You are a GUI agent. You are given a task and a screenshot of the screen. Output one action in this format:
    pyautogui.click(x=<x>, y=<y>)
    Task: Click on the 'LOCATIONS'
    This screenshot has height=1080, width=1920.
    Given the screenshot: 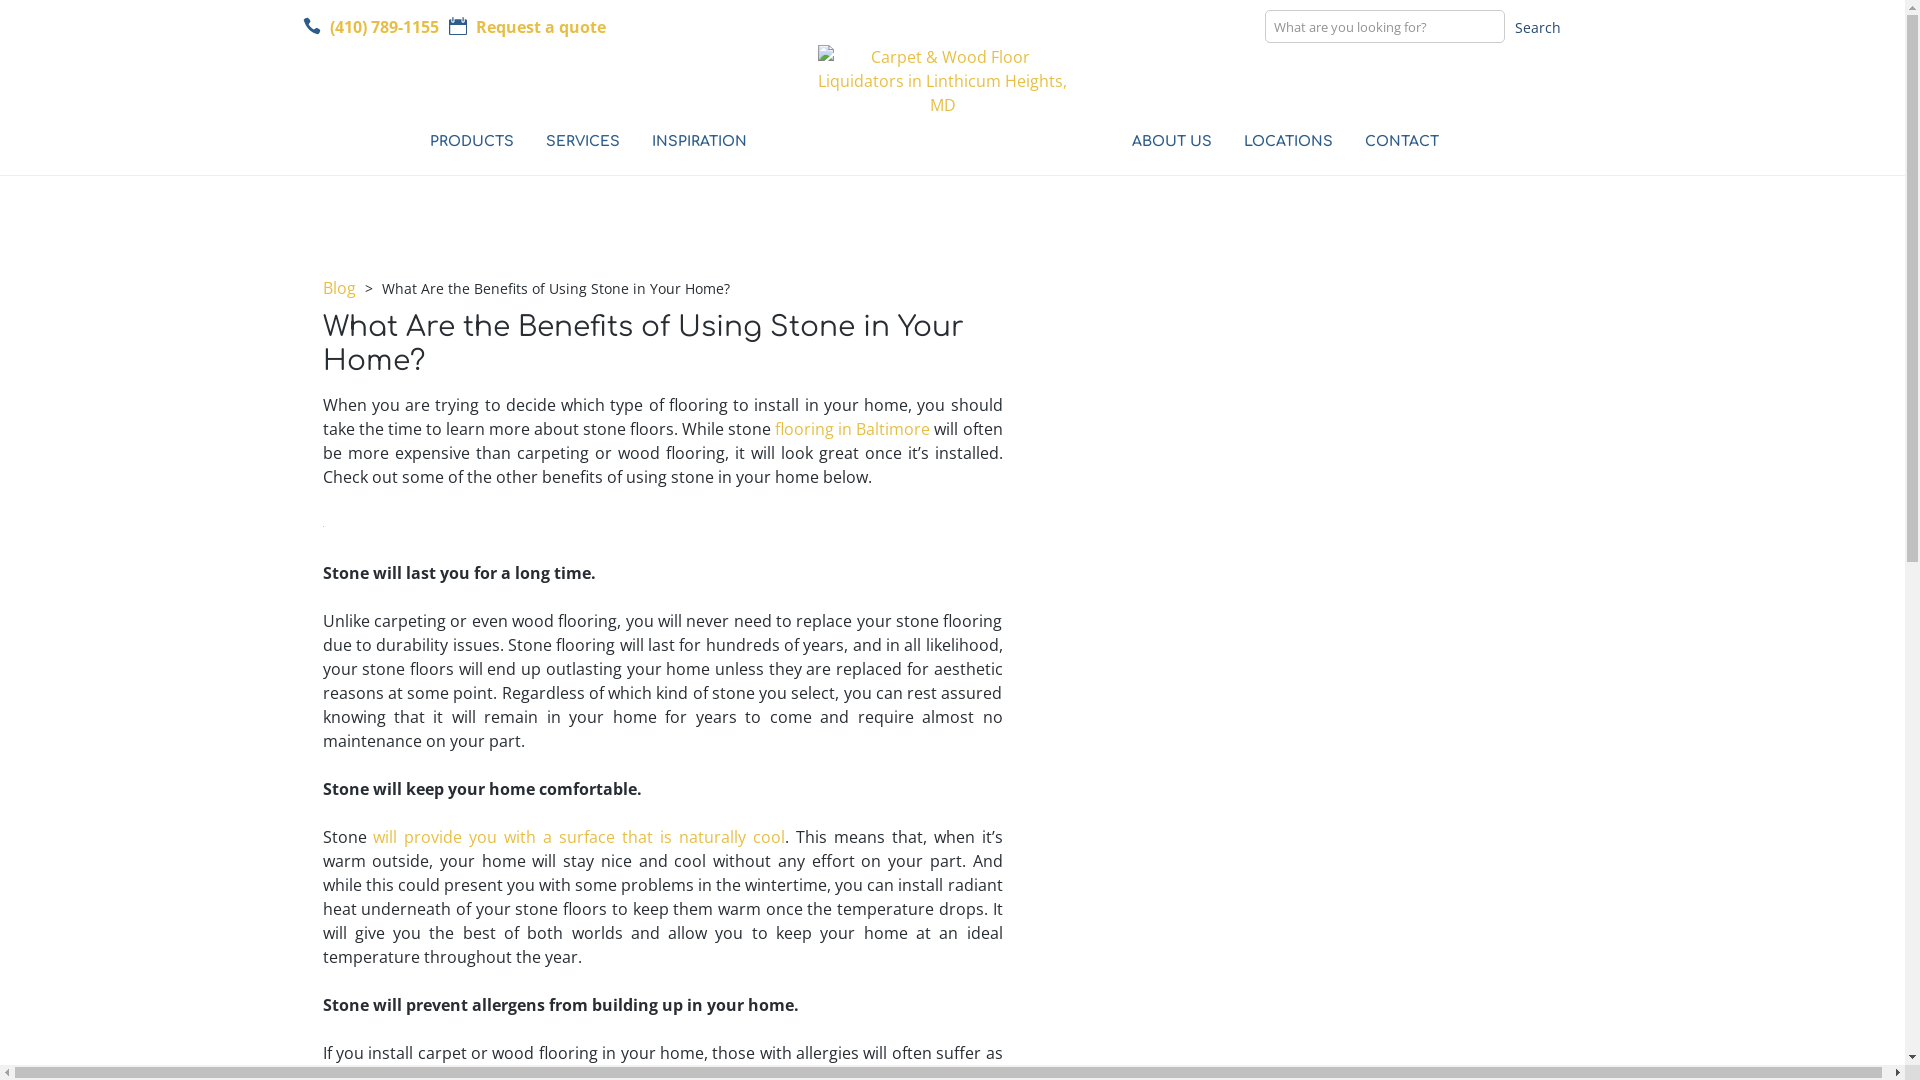 What is the action you would take?
    pyautogui.click(x=1278, y=144)
    